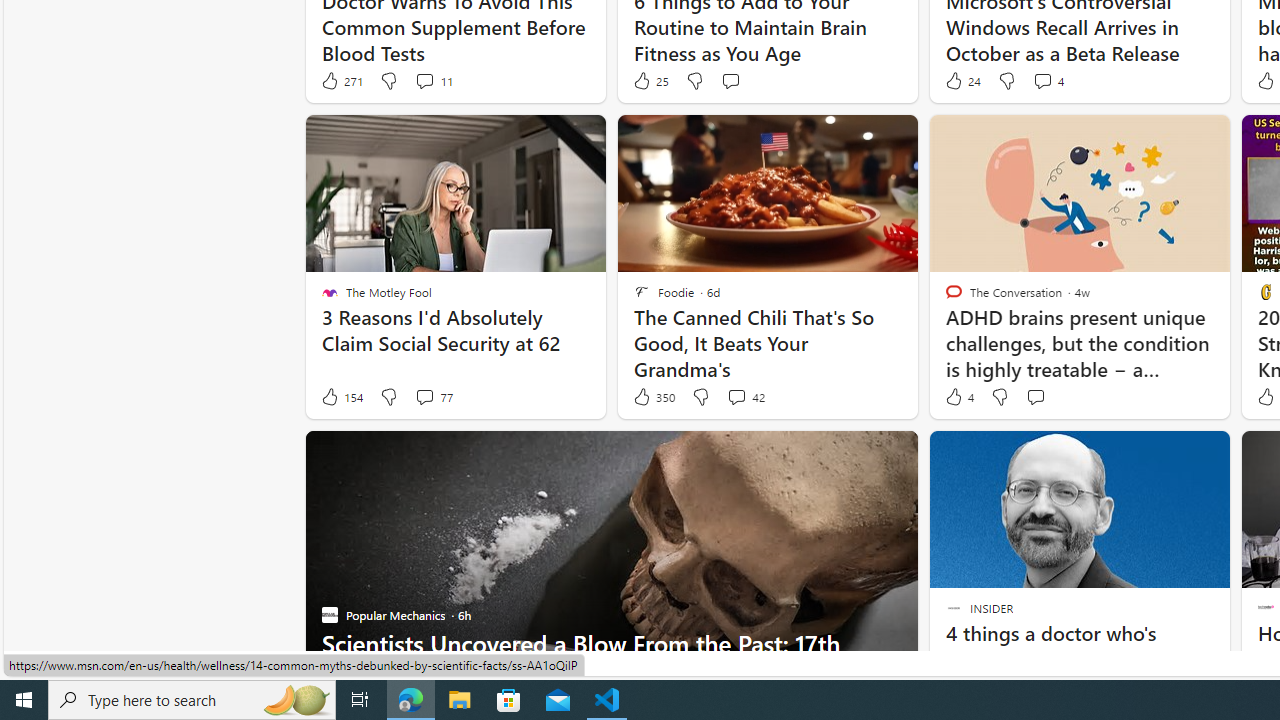  Describe the element at coordinates (735, 397) in the screenshot. I see `'View comments 42 Comment'` at that location.